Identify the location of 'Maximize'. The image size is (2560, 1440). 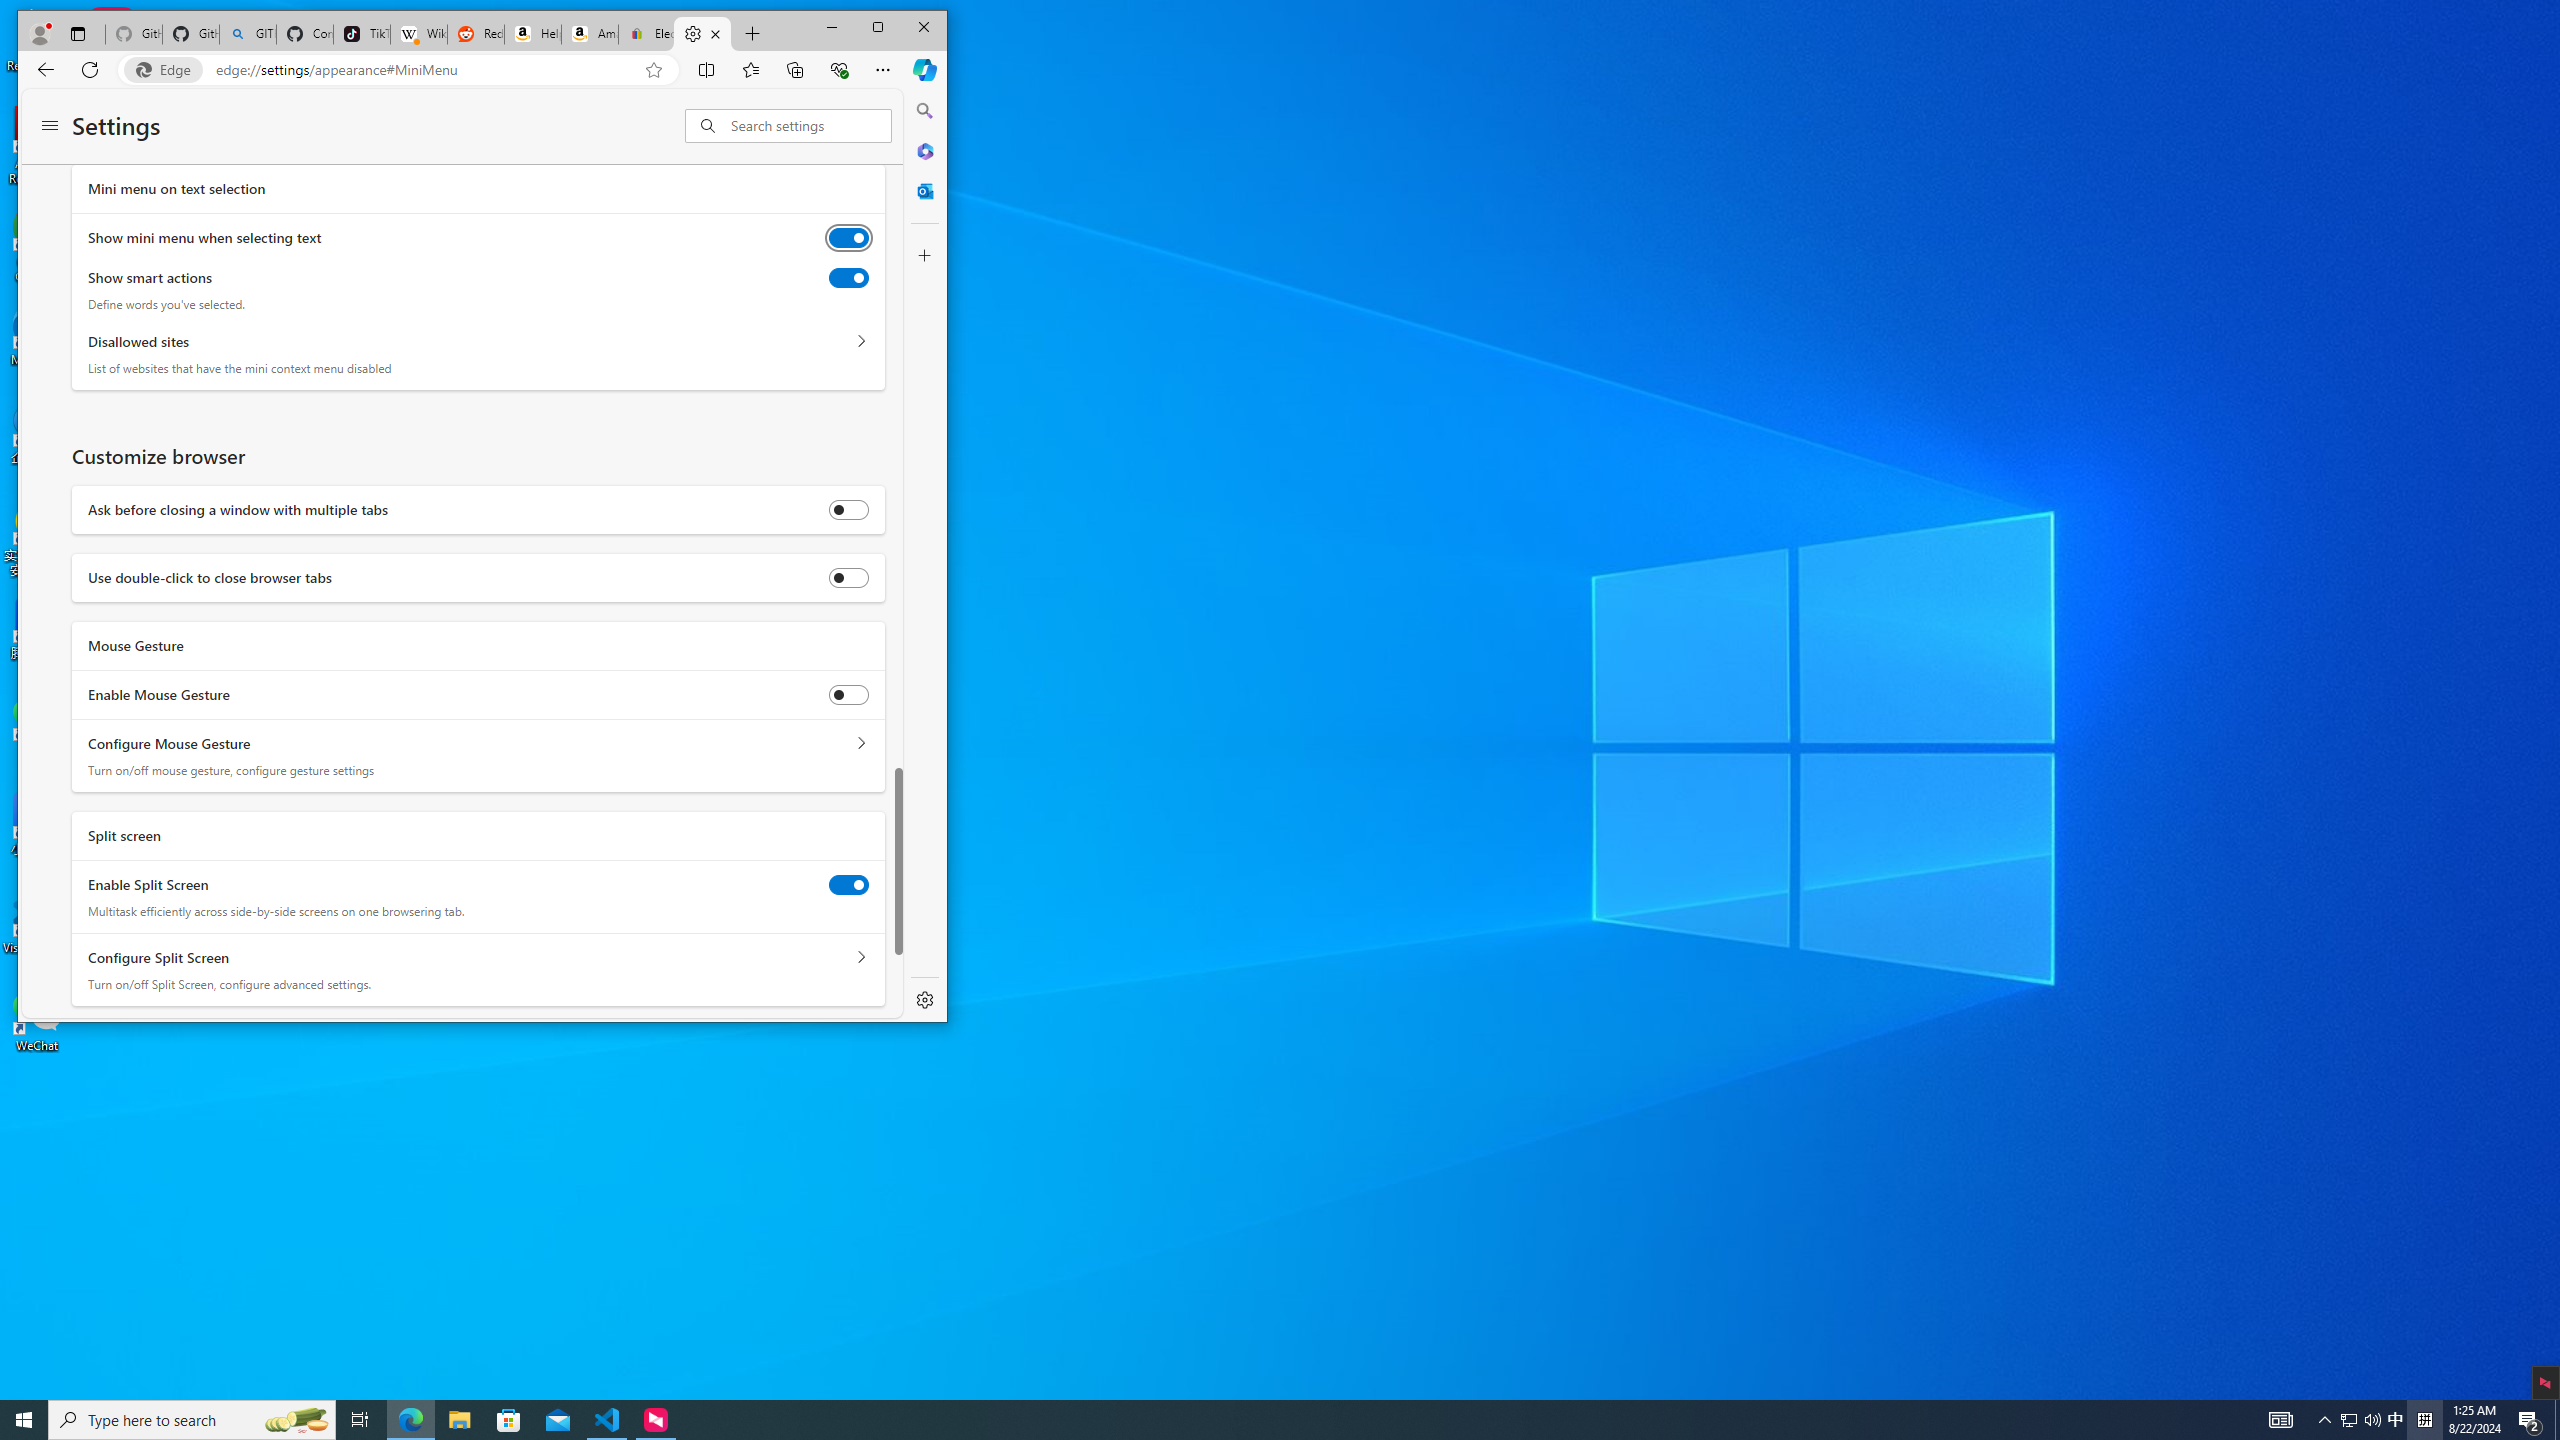
(877, 27).